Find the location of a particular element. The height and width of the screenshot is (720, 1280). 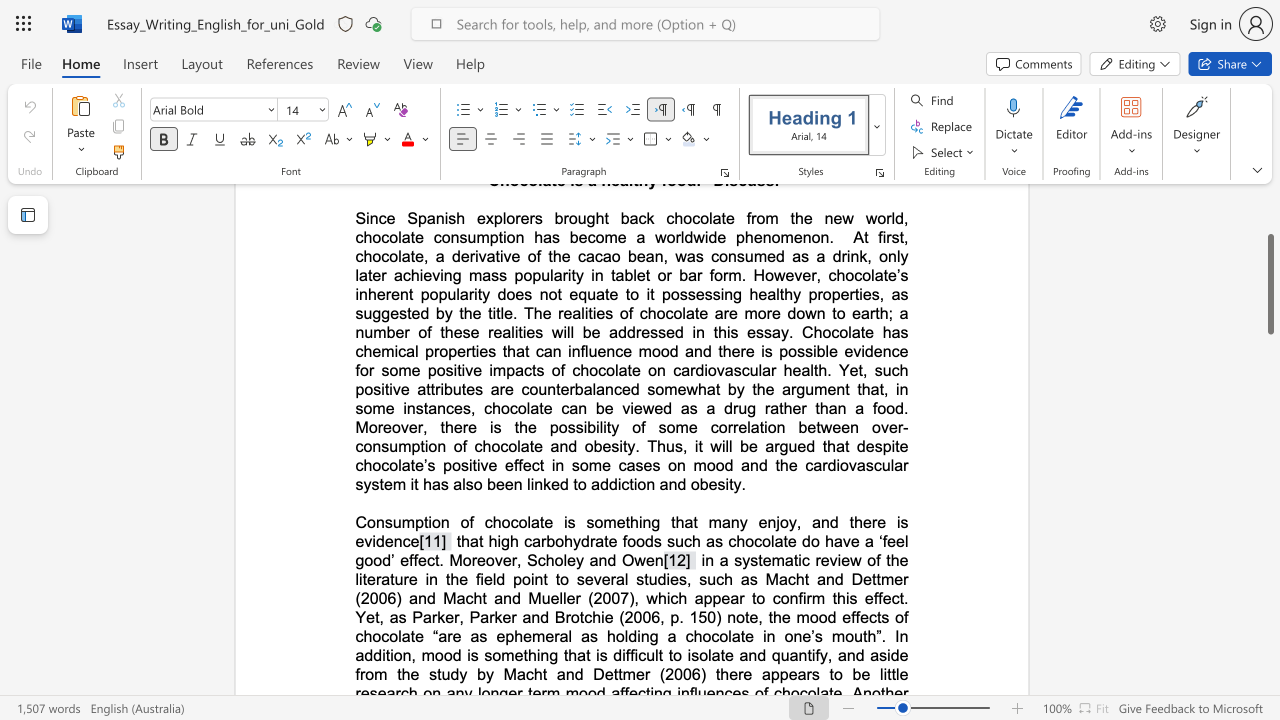

the scrollbar and move up 10 pixels is located at coordinates (1269, 284).